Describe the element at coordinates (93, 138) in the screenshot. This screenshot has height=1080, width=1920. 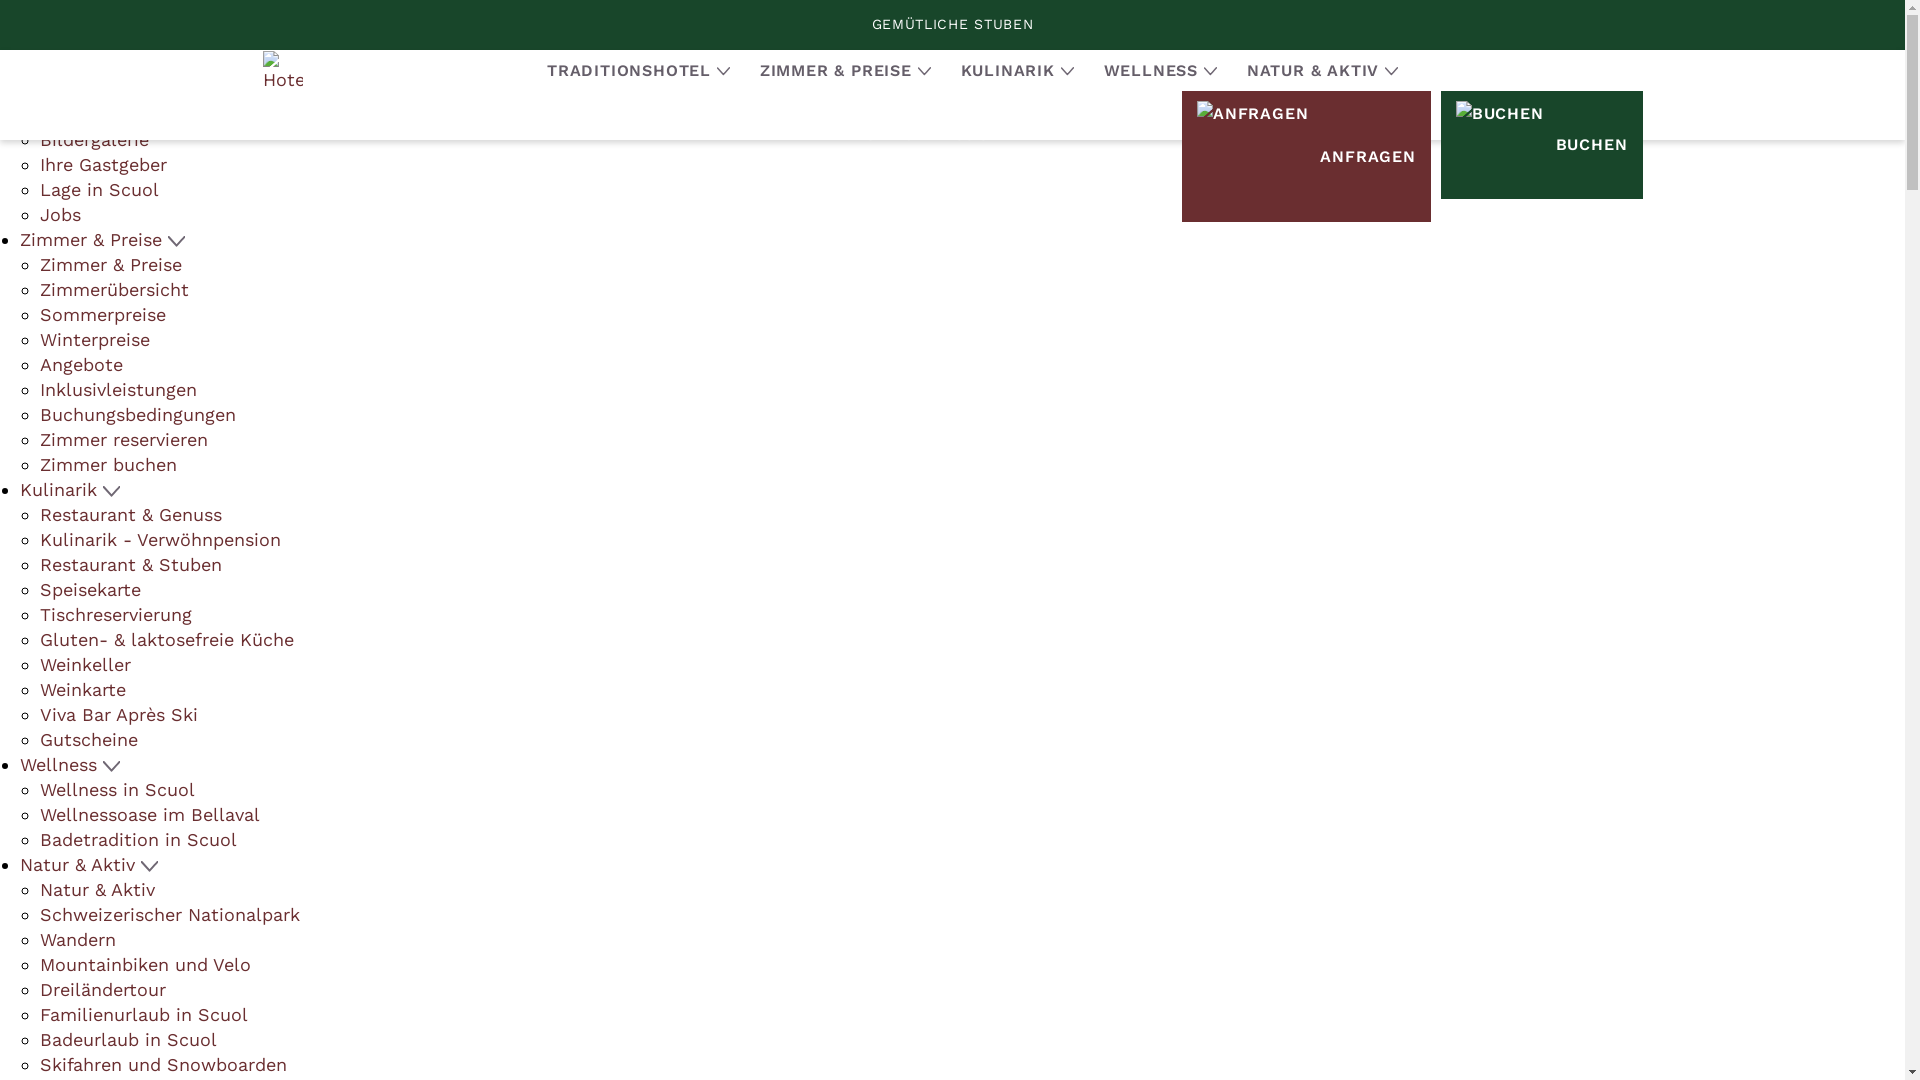
I see `'Bildergalerie'` at that location.